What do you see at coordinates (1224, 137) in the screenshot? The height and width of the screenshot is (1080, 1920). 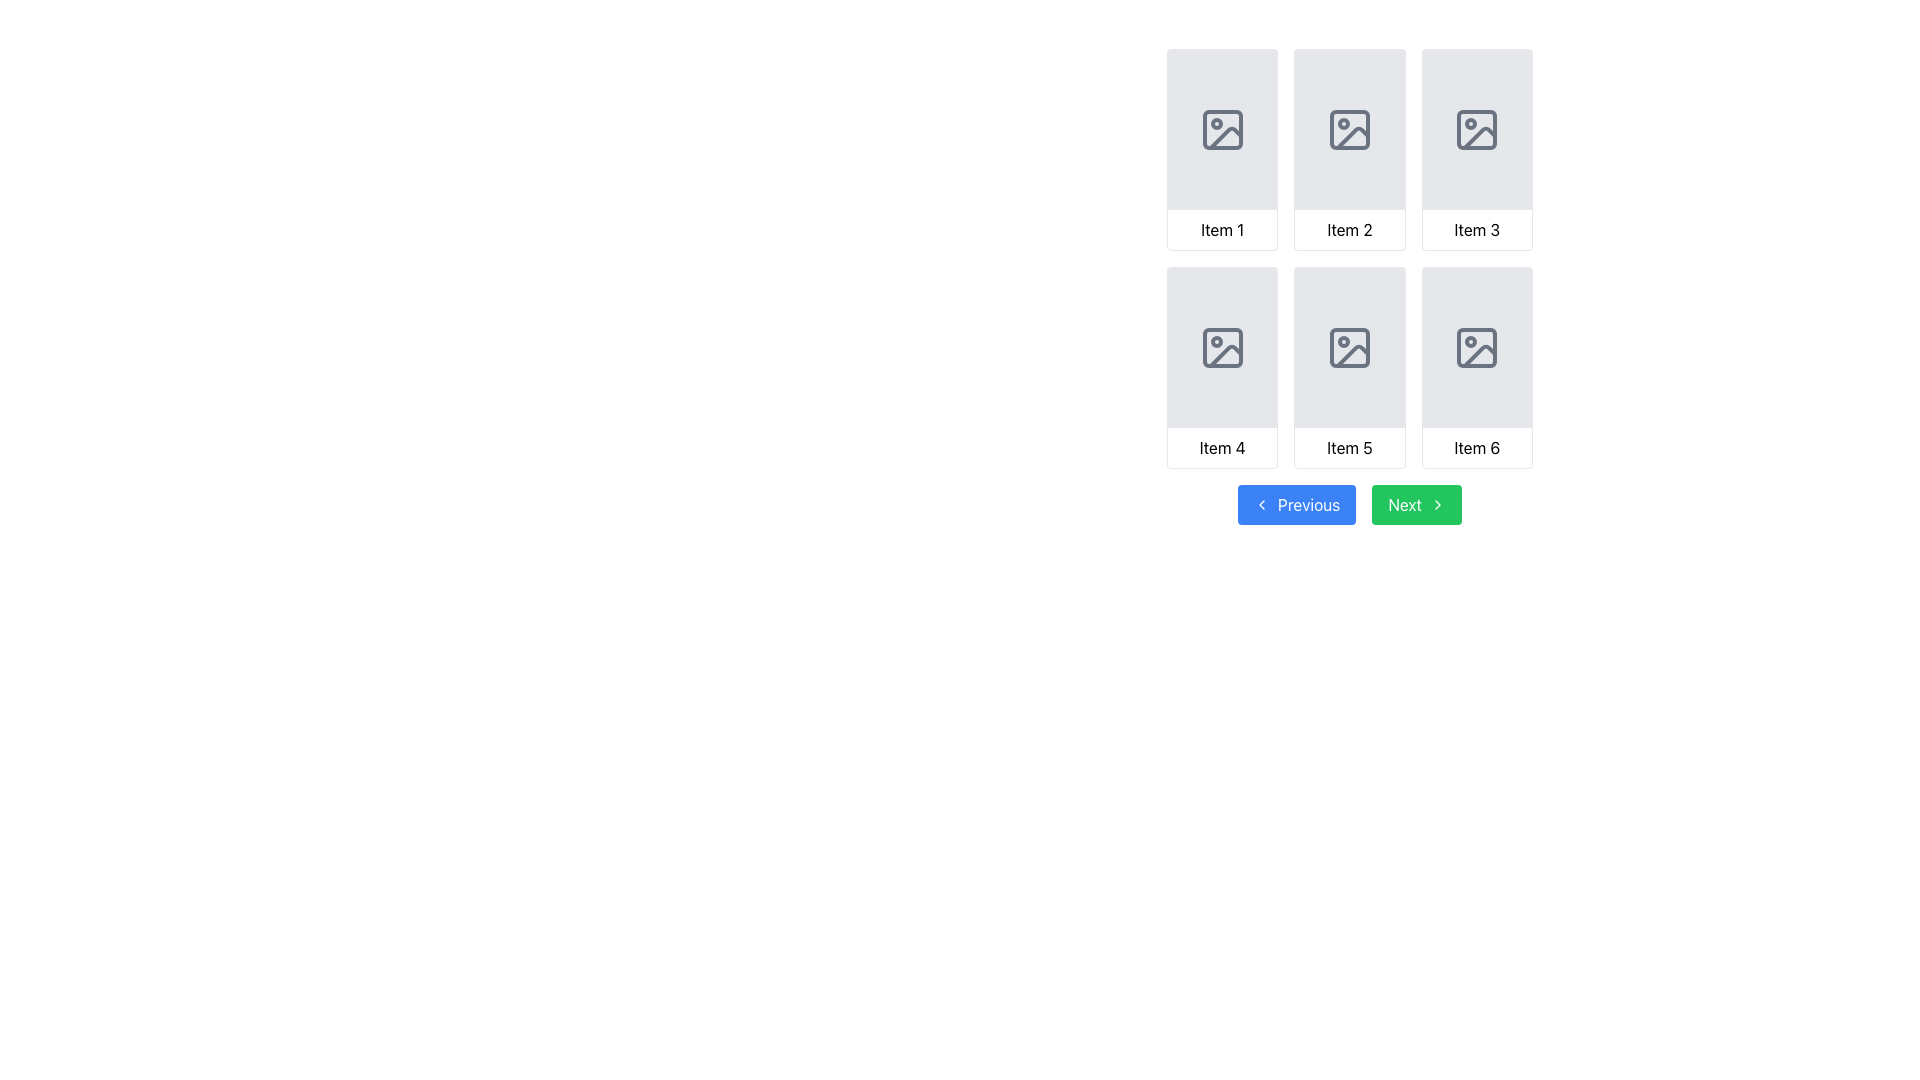 I see `the image icon displayed within a gray square button, located in the top-left button of a 3x2 grid layout` at bounding box center [1224, 137].